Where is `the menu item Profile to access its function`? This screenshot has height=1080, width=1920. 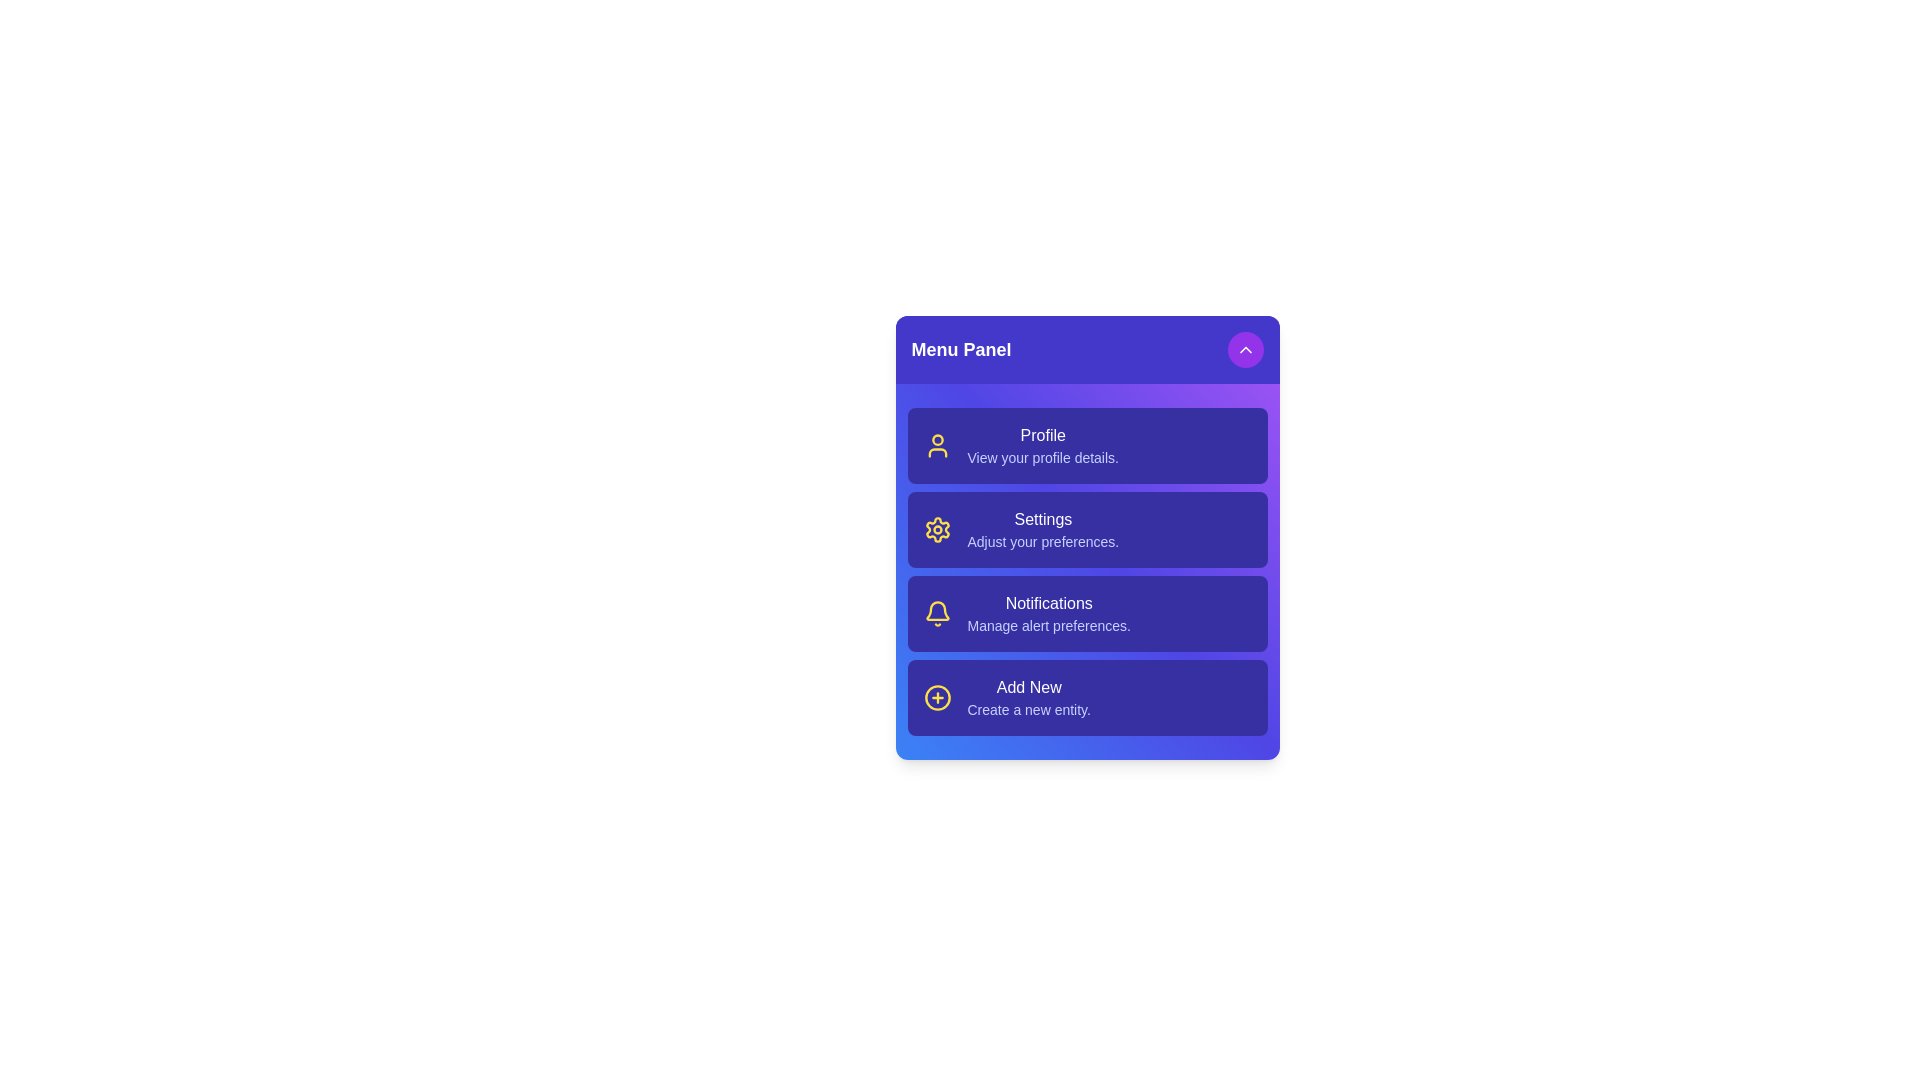 the menu item Profile to access its function is located at coordinates (1086, 445).